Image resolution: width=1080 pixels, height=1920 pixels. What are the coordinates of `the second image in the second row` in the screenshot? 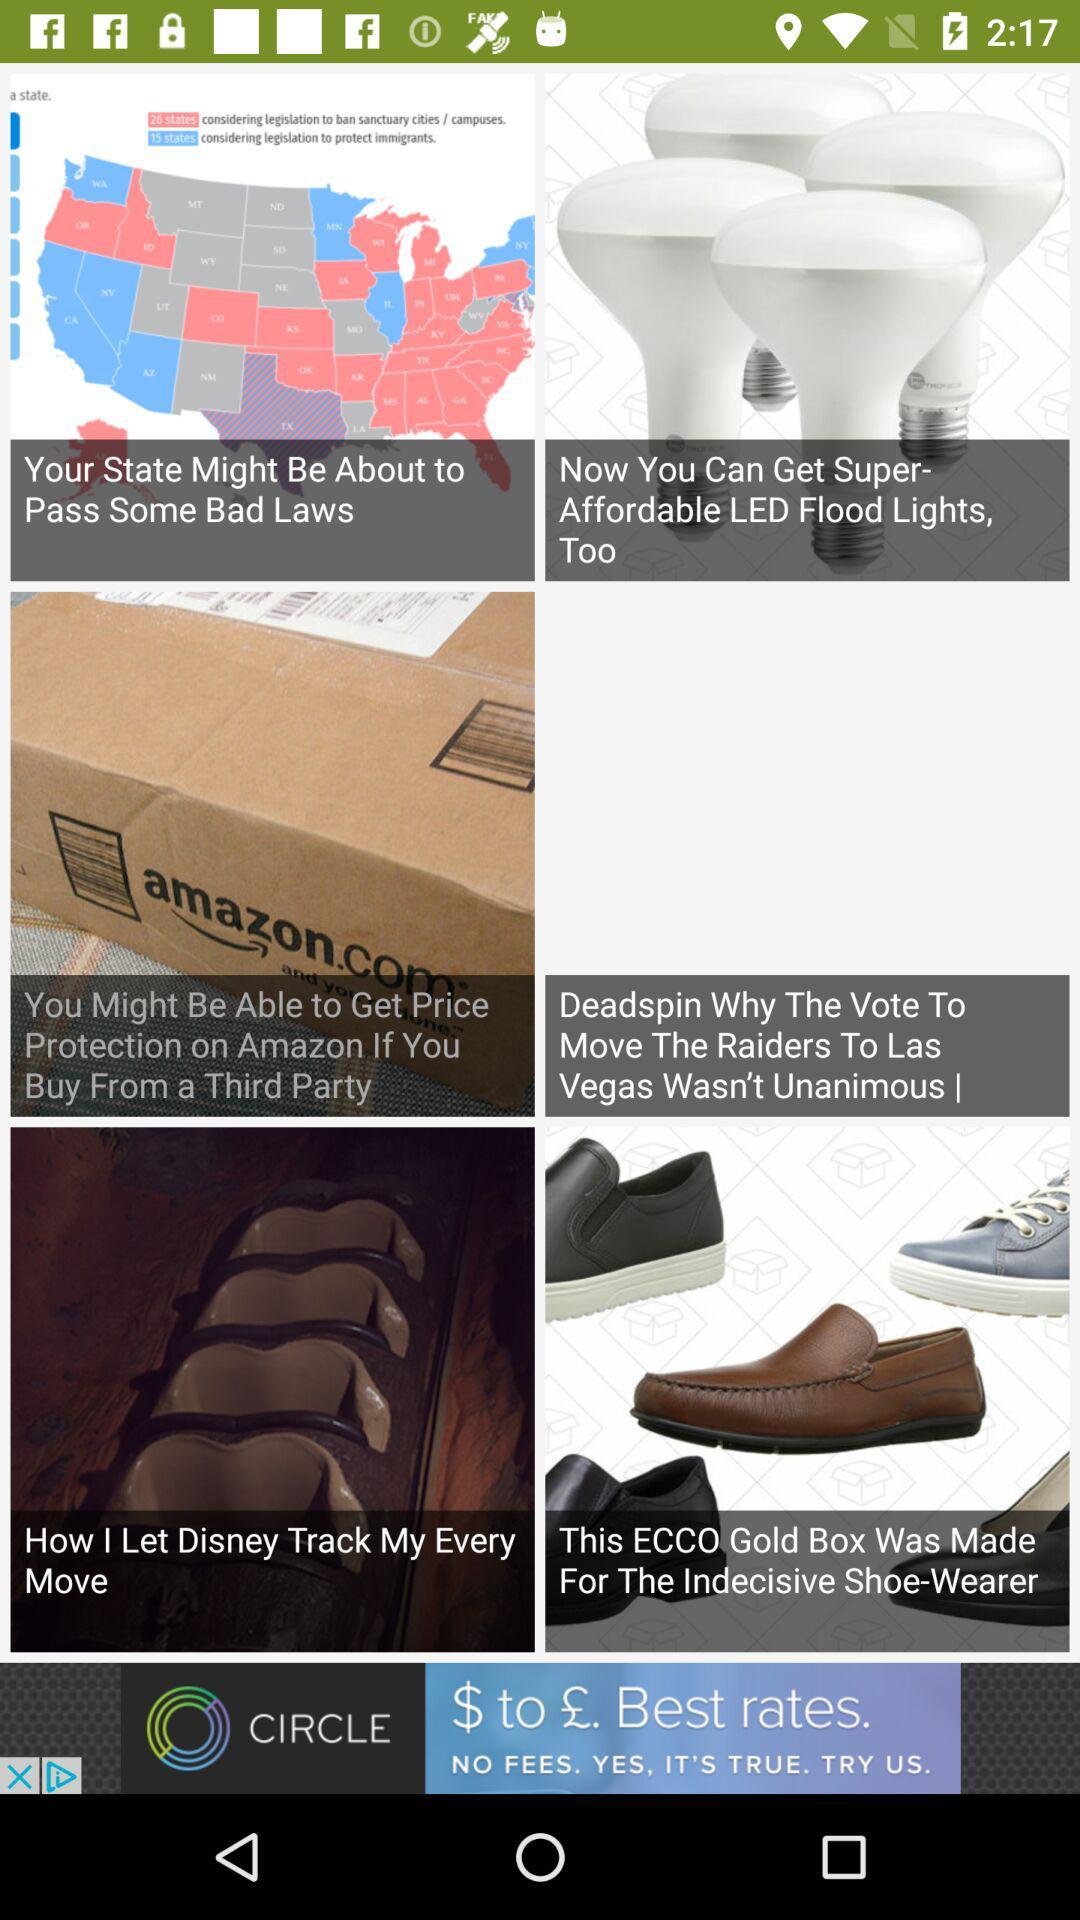 It's located at (806, 854).